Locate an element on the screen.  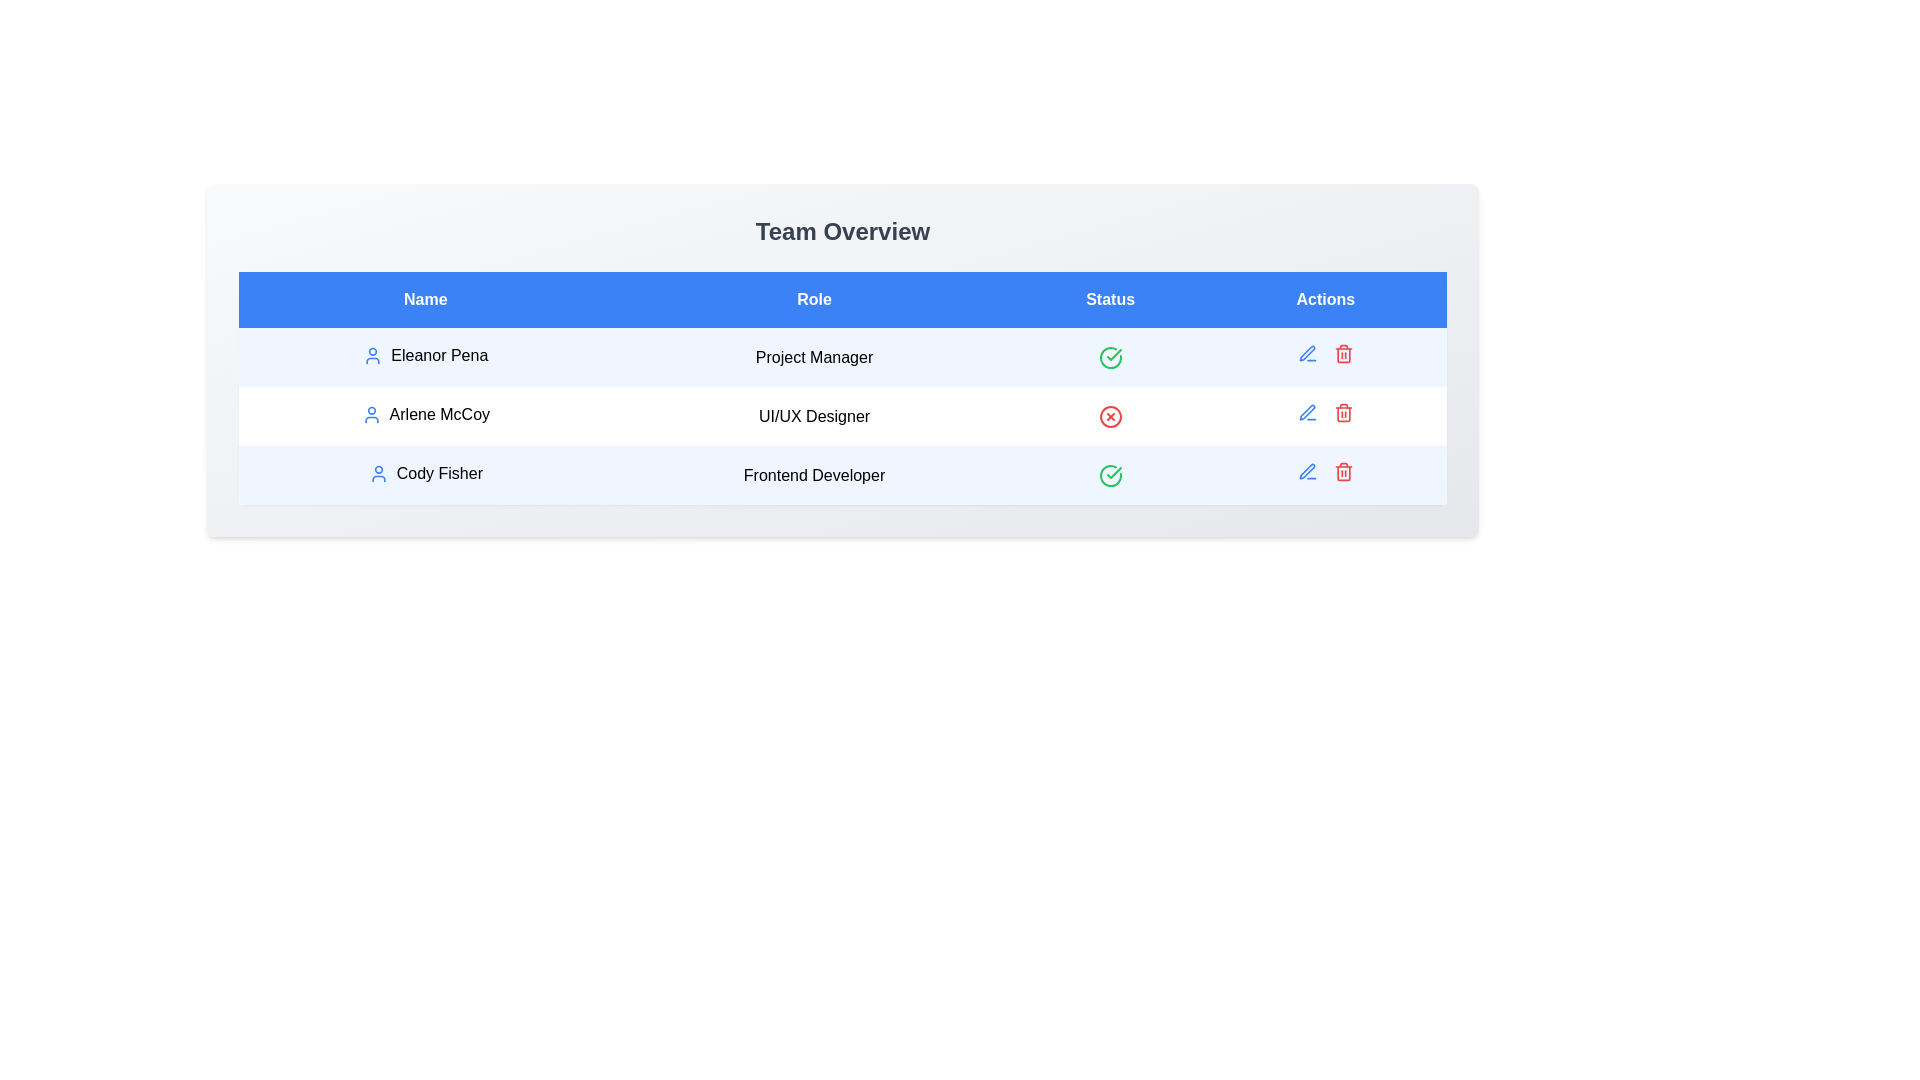
the Table Header Cell that serves as the header label for the 'Actions' column in the table, positioned in the fourth column after 'Name', 'Role', and 'Status' is located at coordinates (1325, 300).